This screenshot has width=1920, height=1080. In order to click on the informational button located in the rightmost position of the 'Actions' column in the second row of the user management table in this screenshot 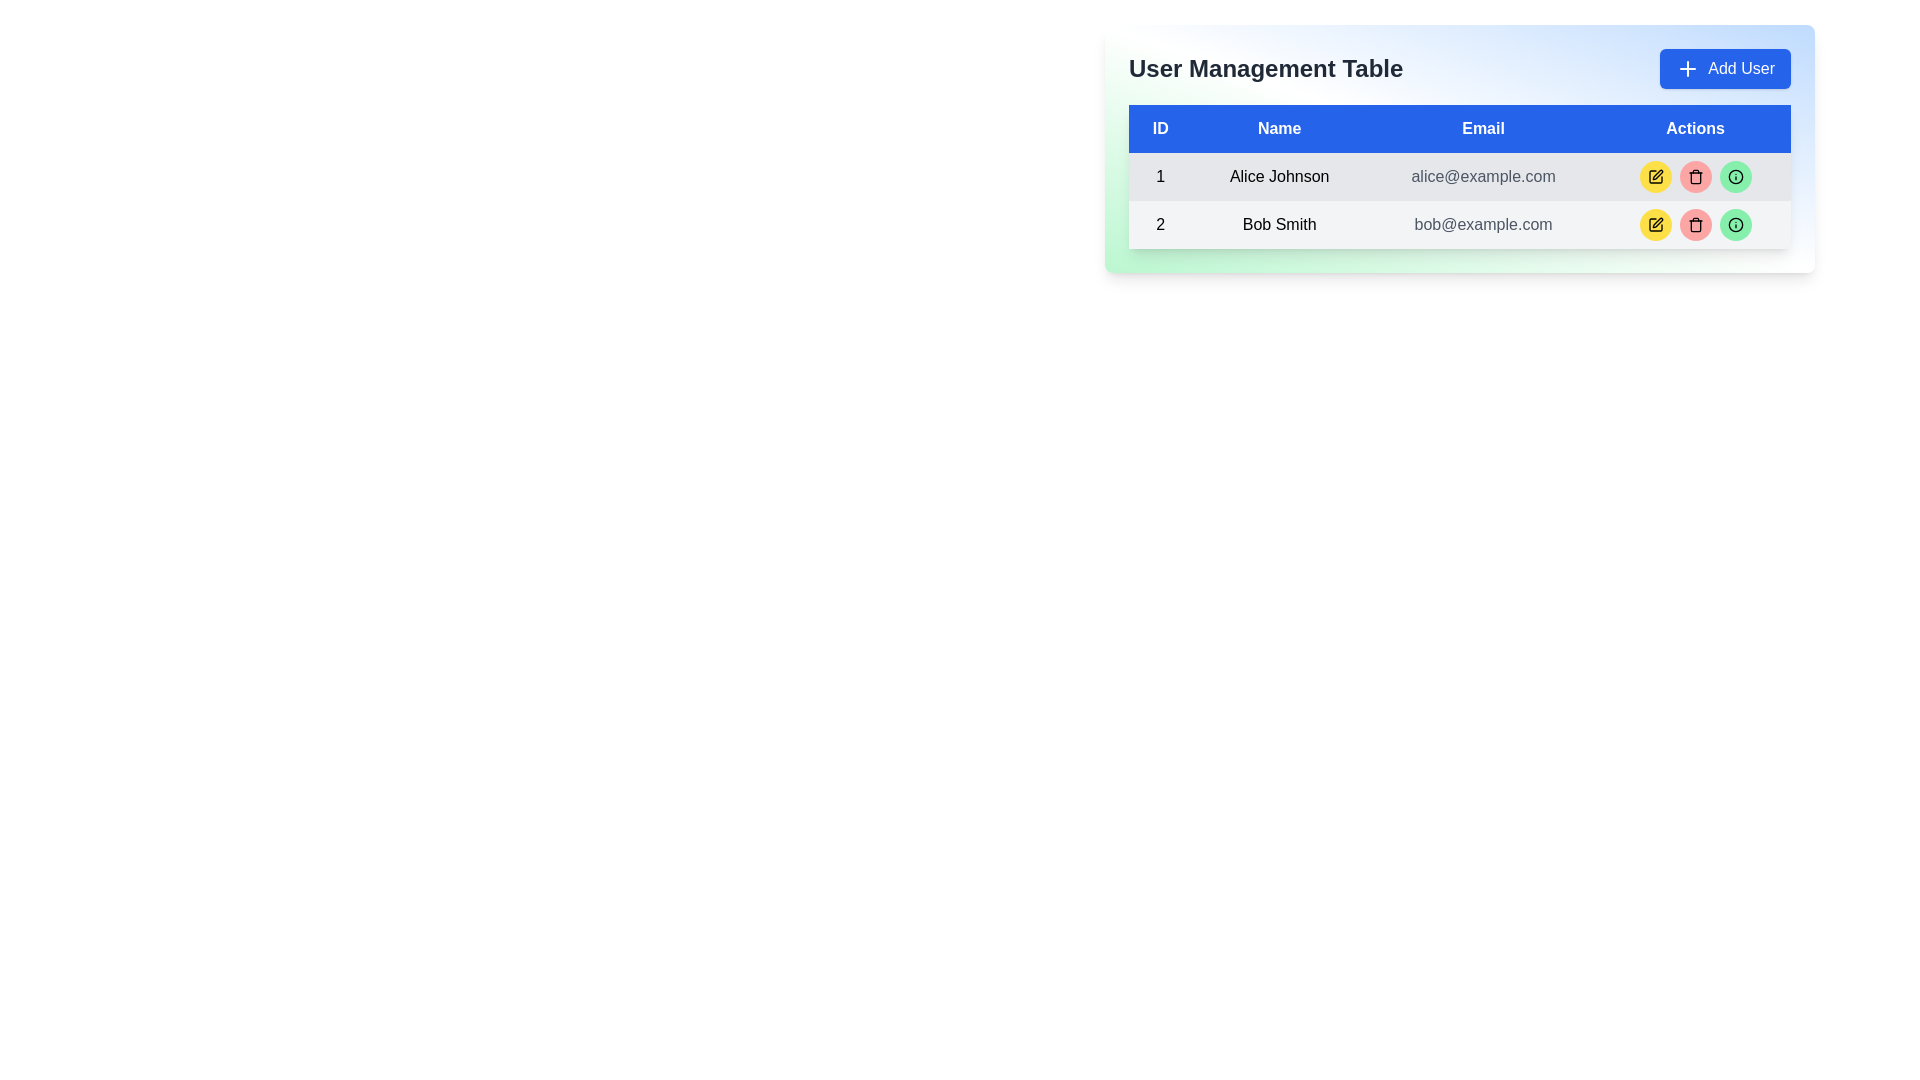, I will do `click(1734, 224)`.